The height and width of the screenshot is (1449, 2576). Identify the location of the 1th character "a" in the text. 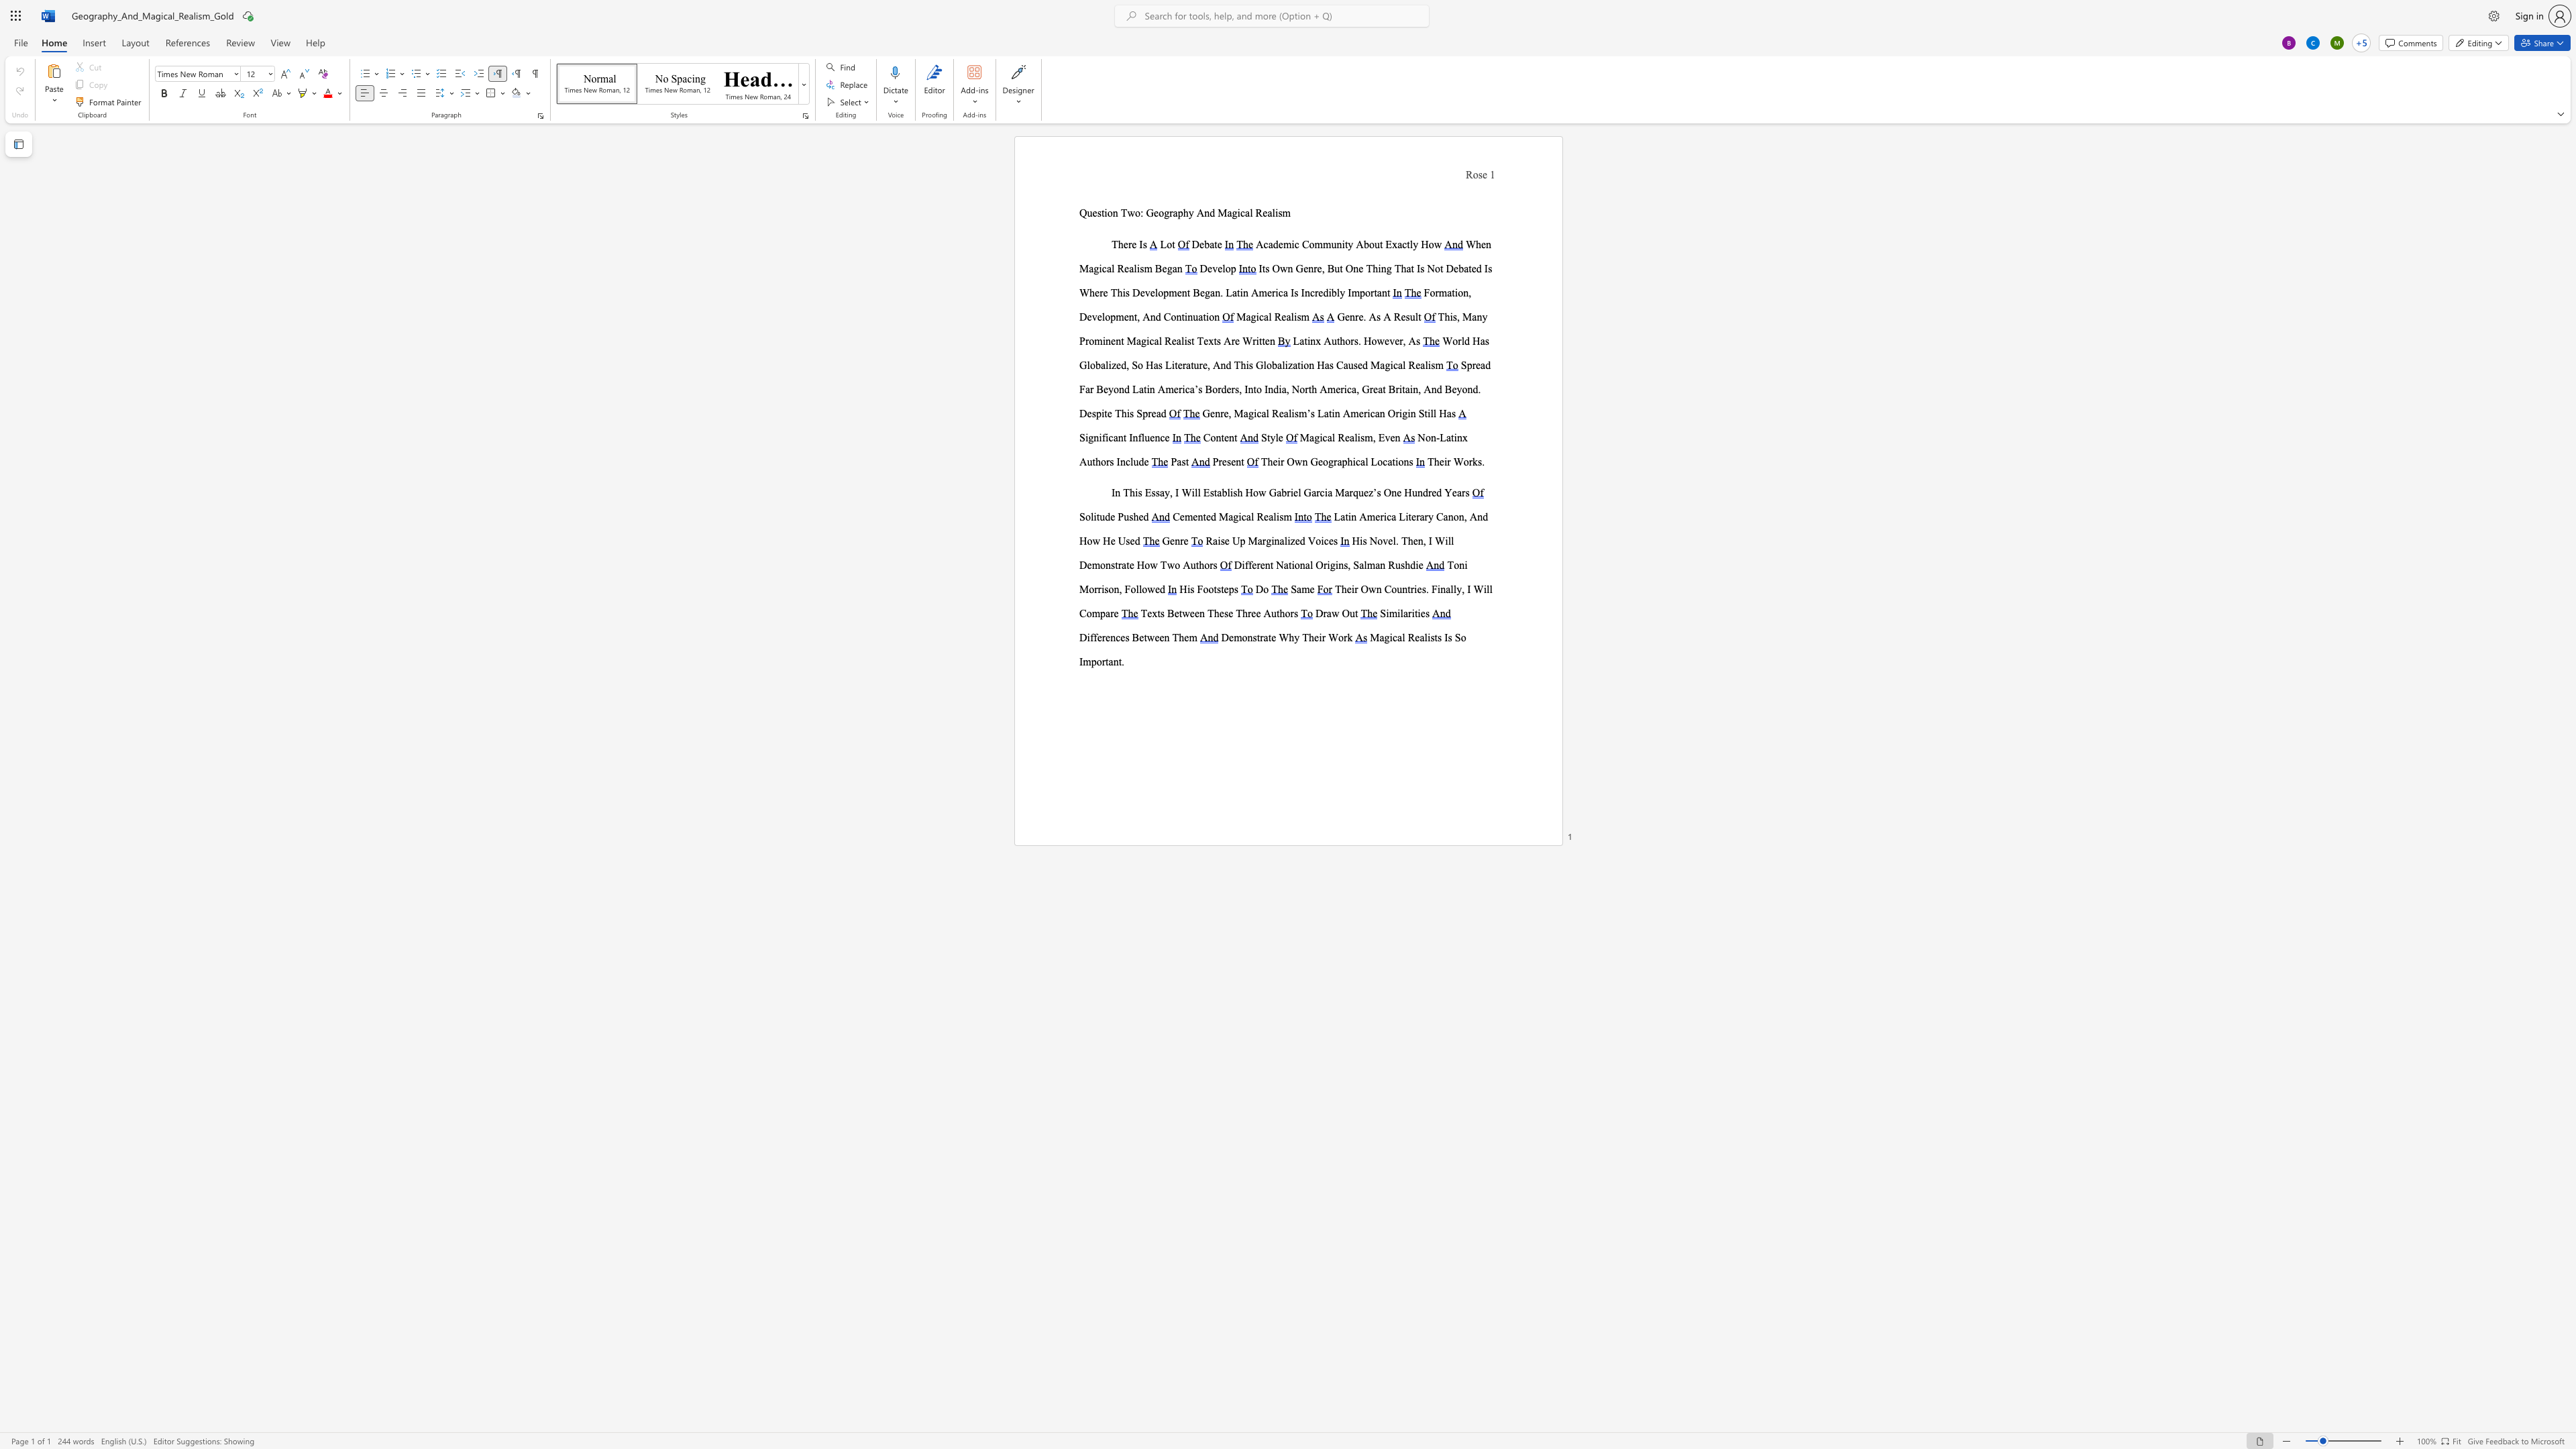
(1269, 244).